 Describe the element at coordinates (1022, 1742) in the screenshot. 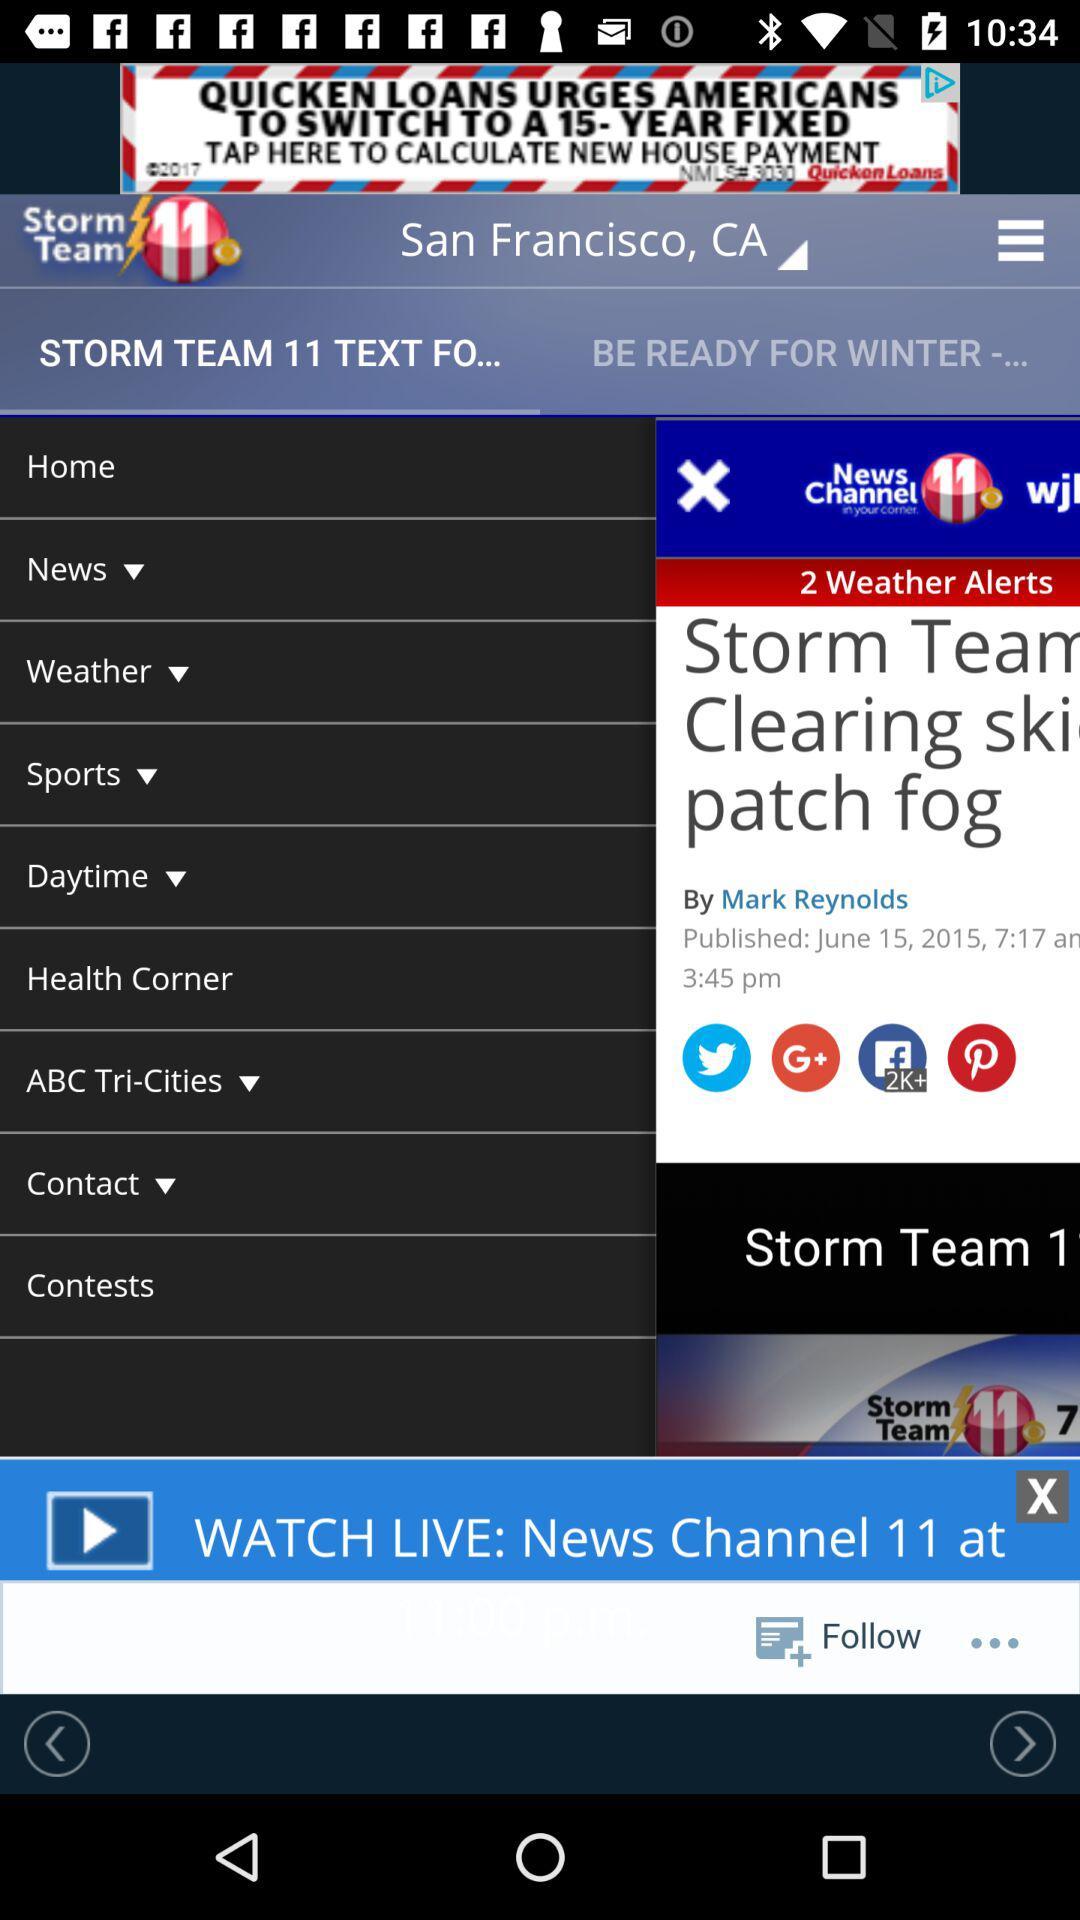

I see `proceed to next` at that location.